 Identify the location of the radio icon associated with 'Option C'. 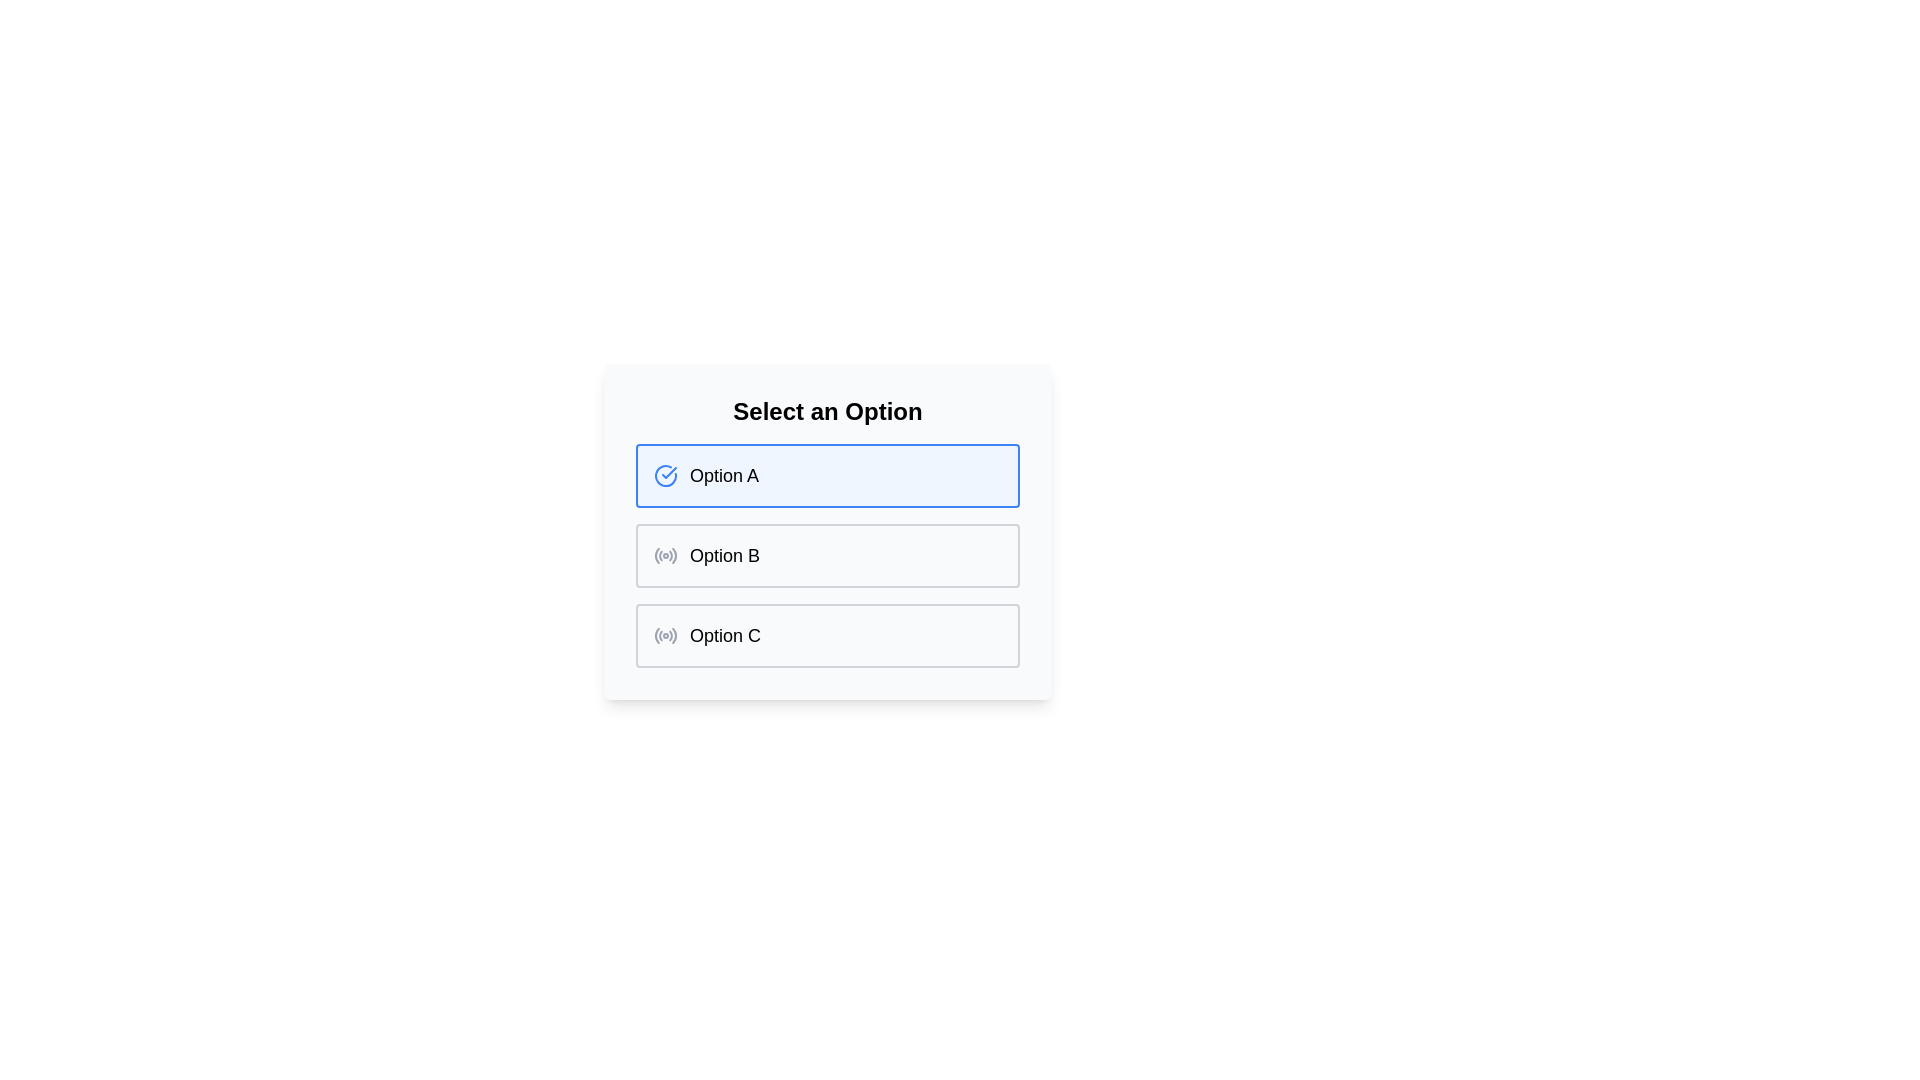
(666, 636).